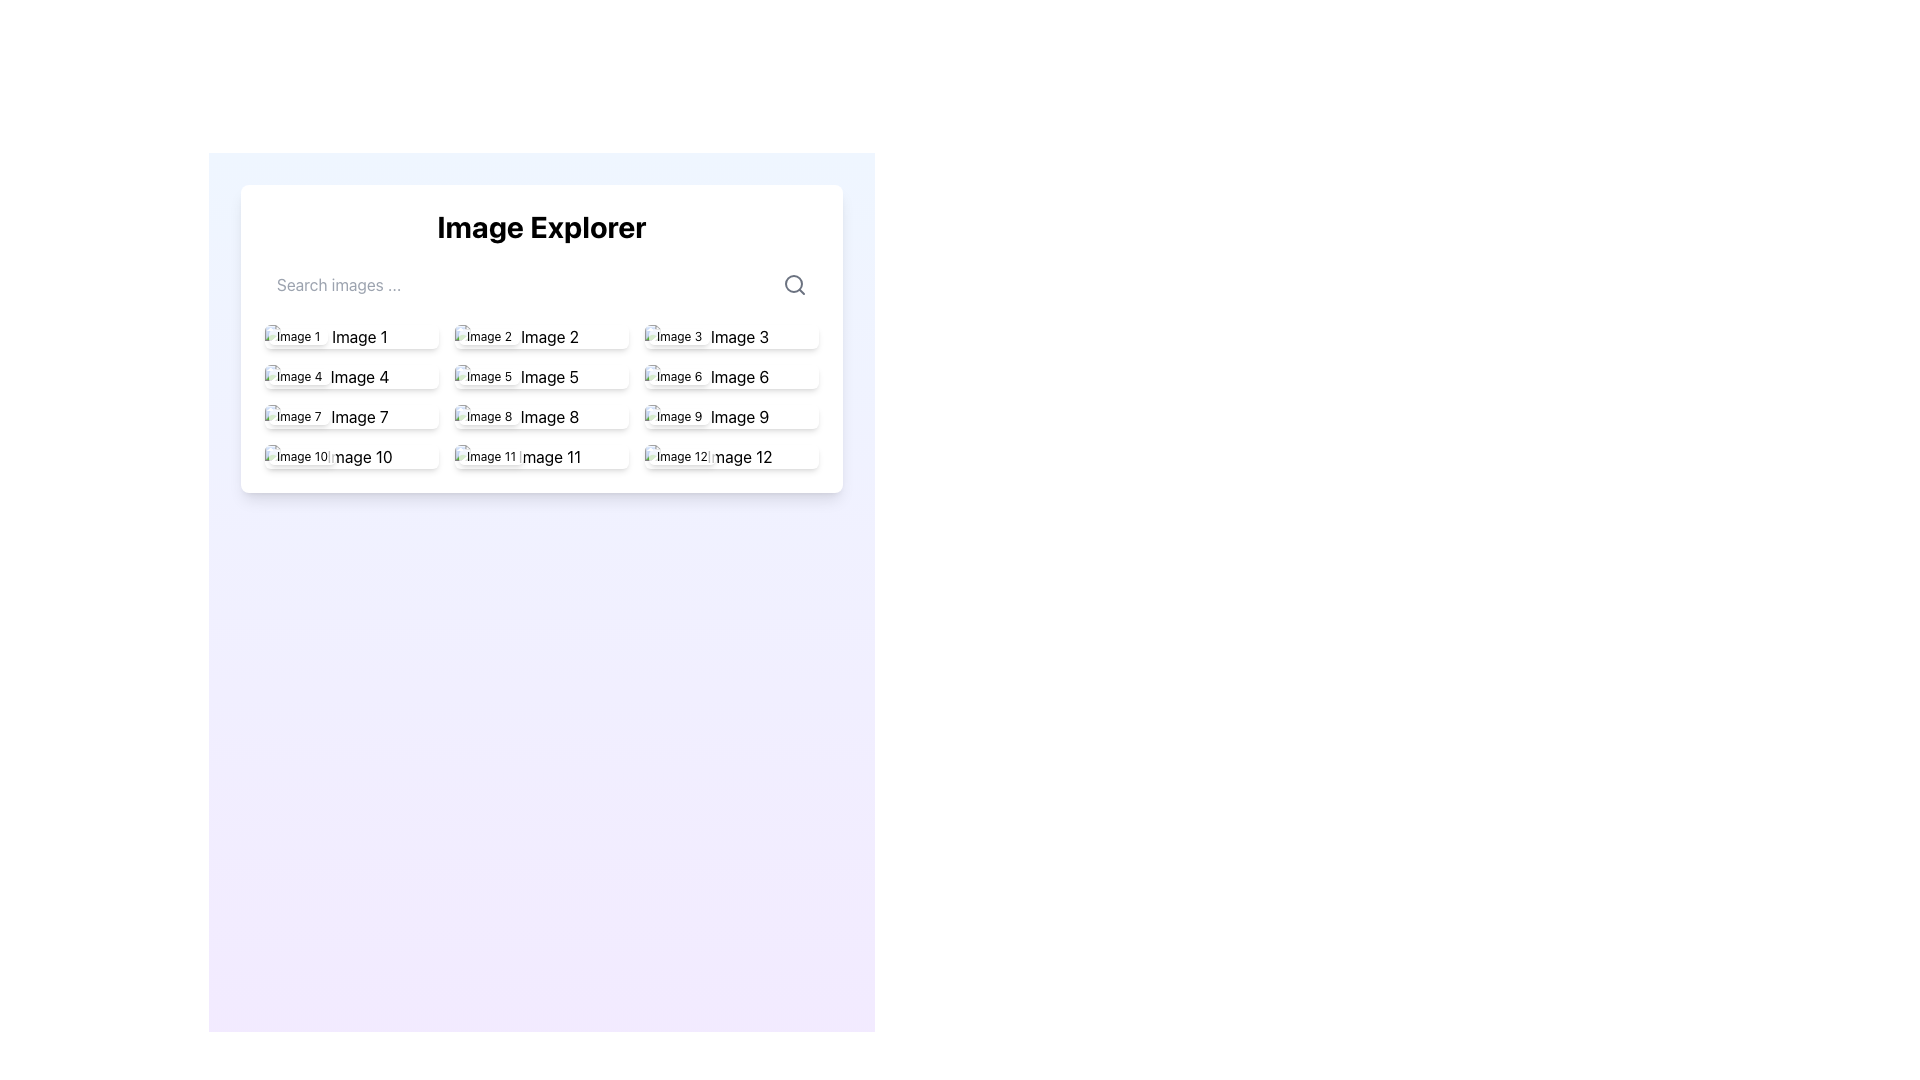  Describe the element at coordinates (351, 415) in the screenshot. I see `the thumbnail with text overlay located in the fourth row and first column of the grid layout` at that location.